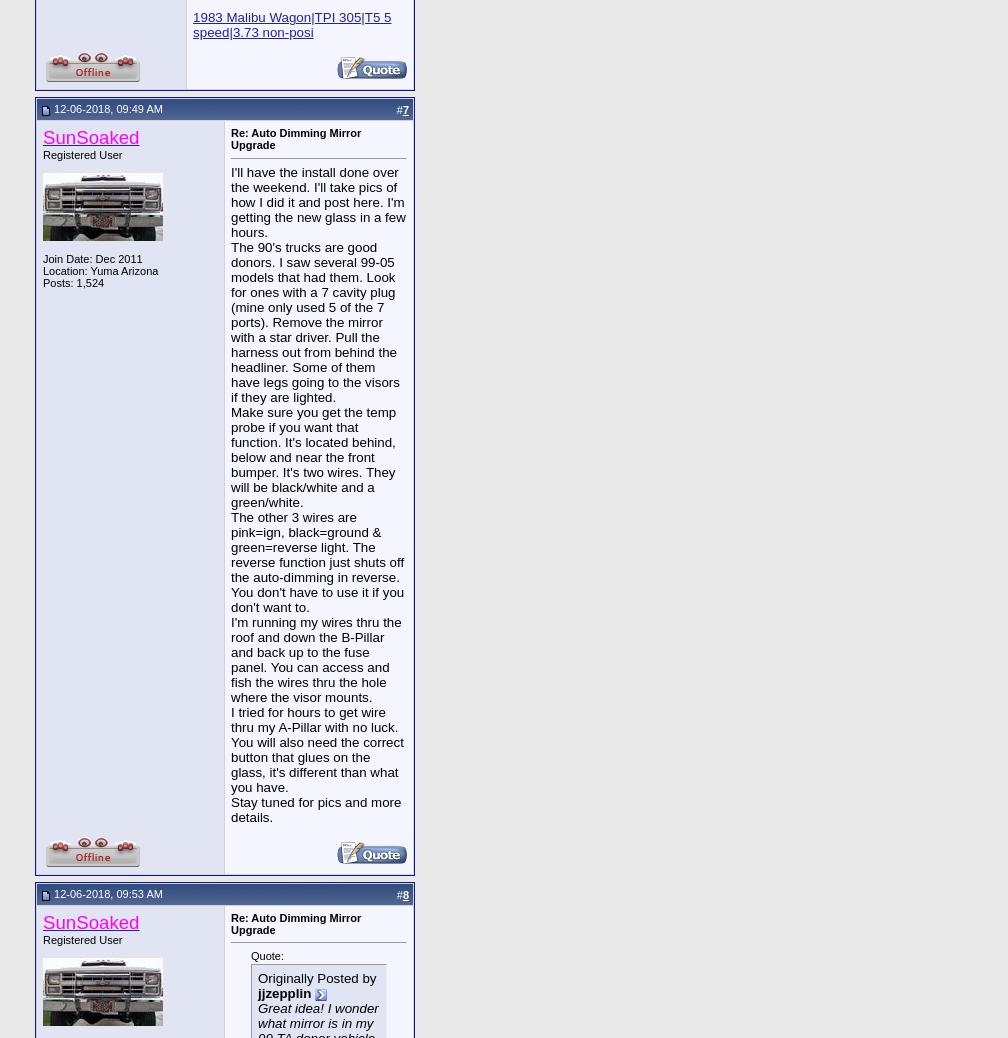  Describe the element at coordinates (267, 955) in the screenshot. I see `'Quote:'` at that location.